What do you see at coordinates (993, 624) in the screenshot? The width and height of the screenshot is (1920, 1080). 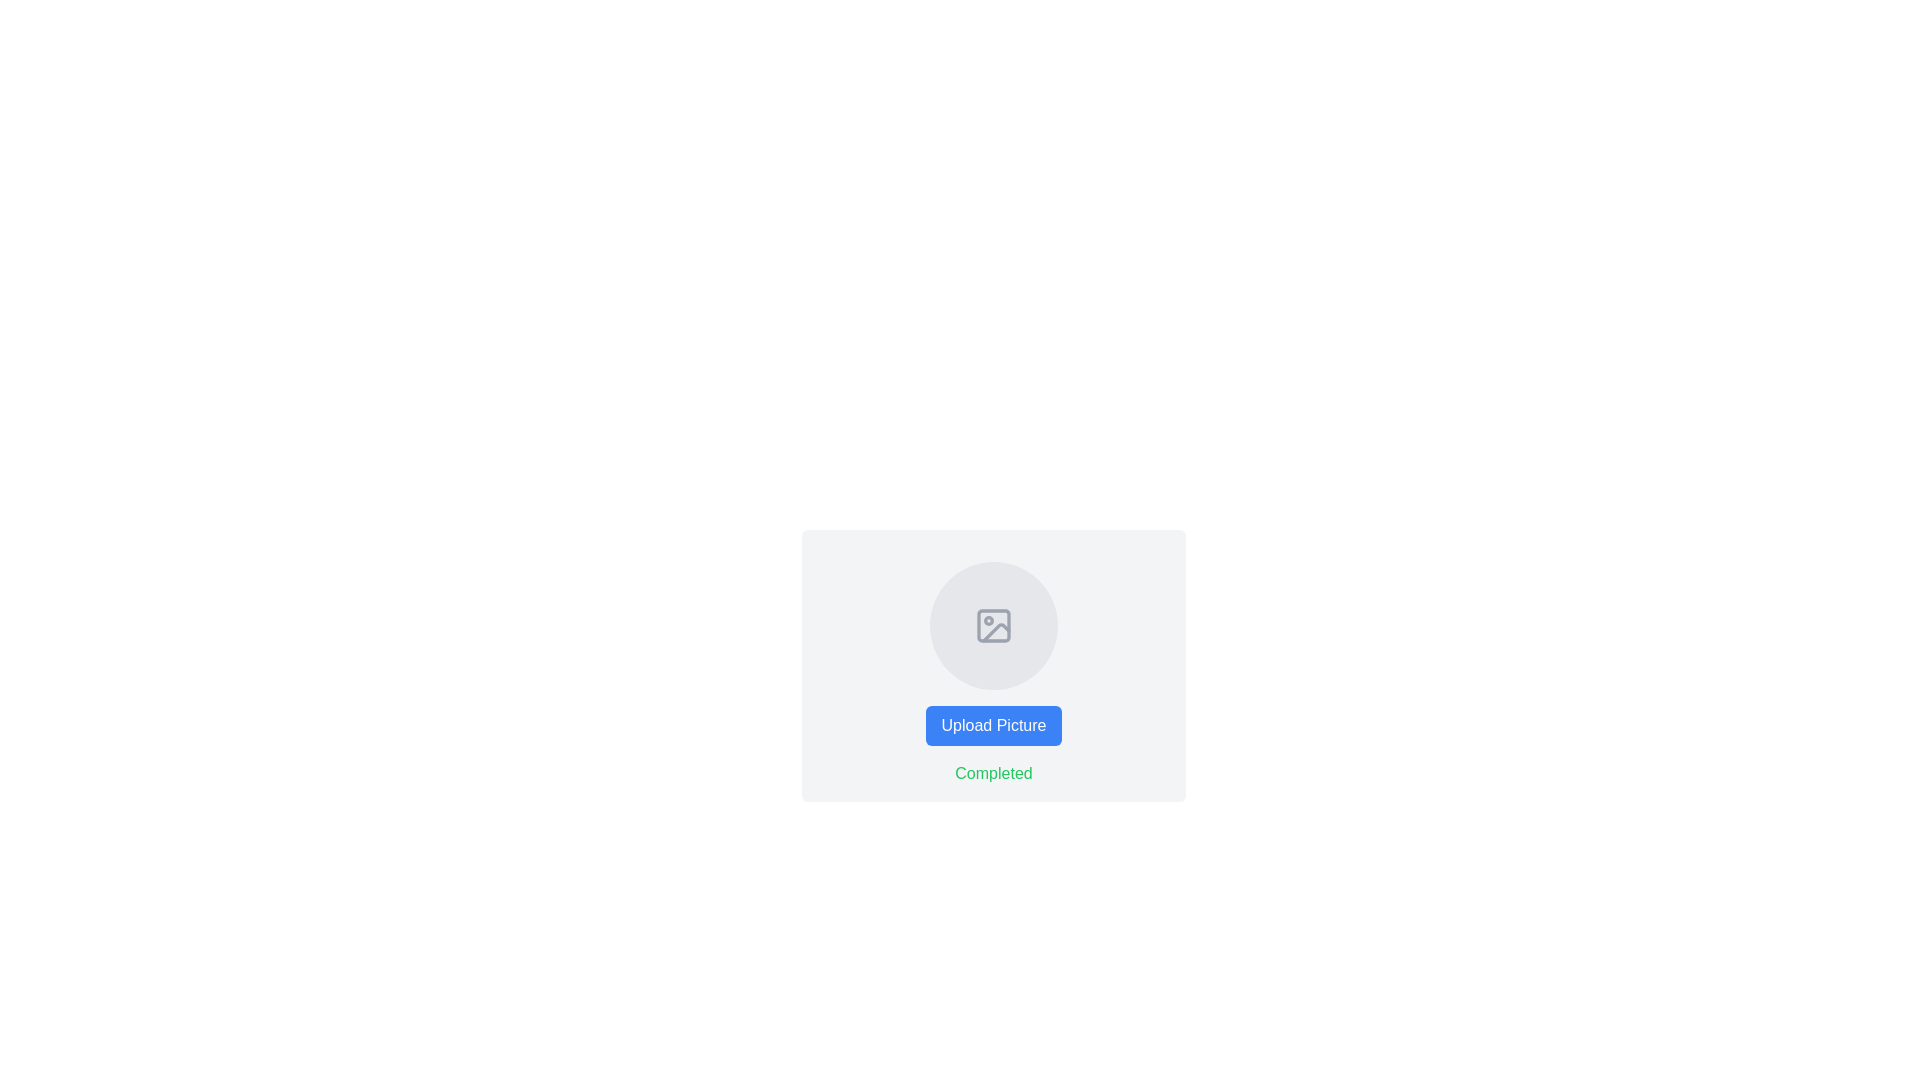 I see `the circular Interactive Placeholder with a gray background and a centered image icon to initiate the file upload dialog` at bounding box center [993, 624].